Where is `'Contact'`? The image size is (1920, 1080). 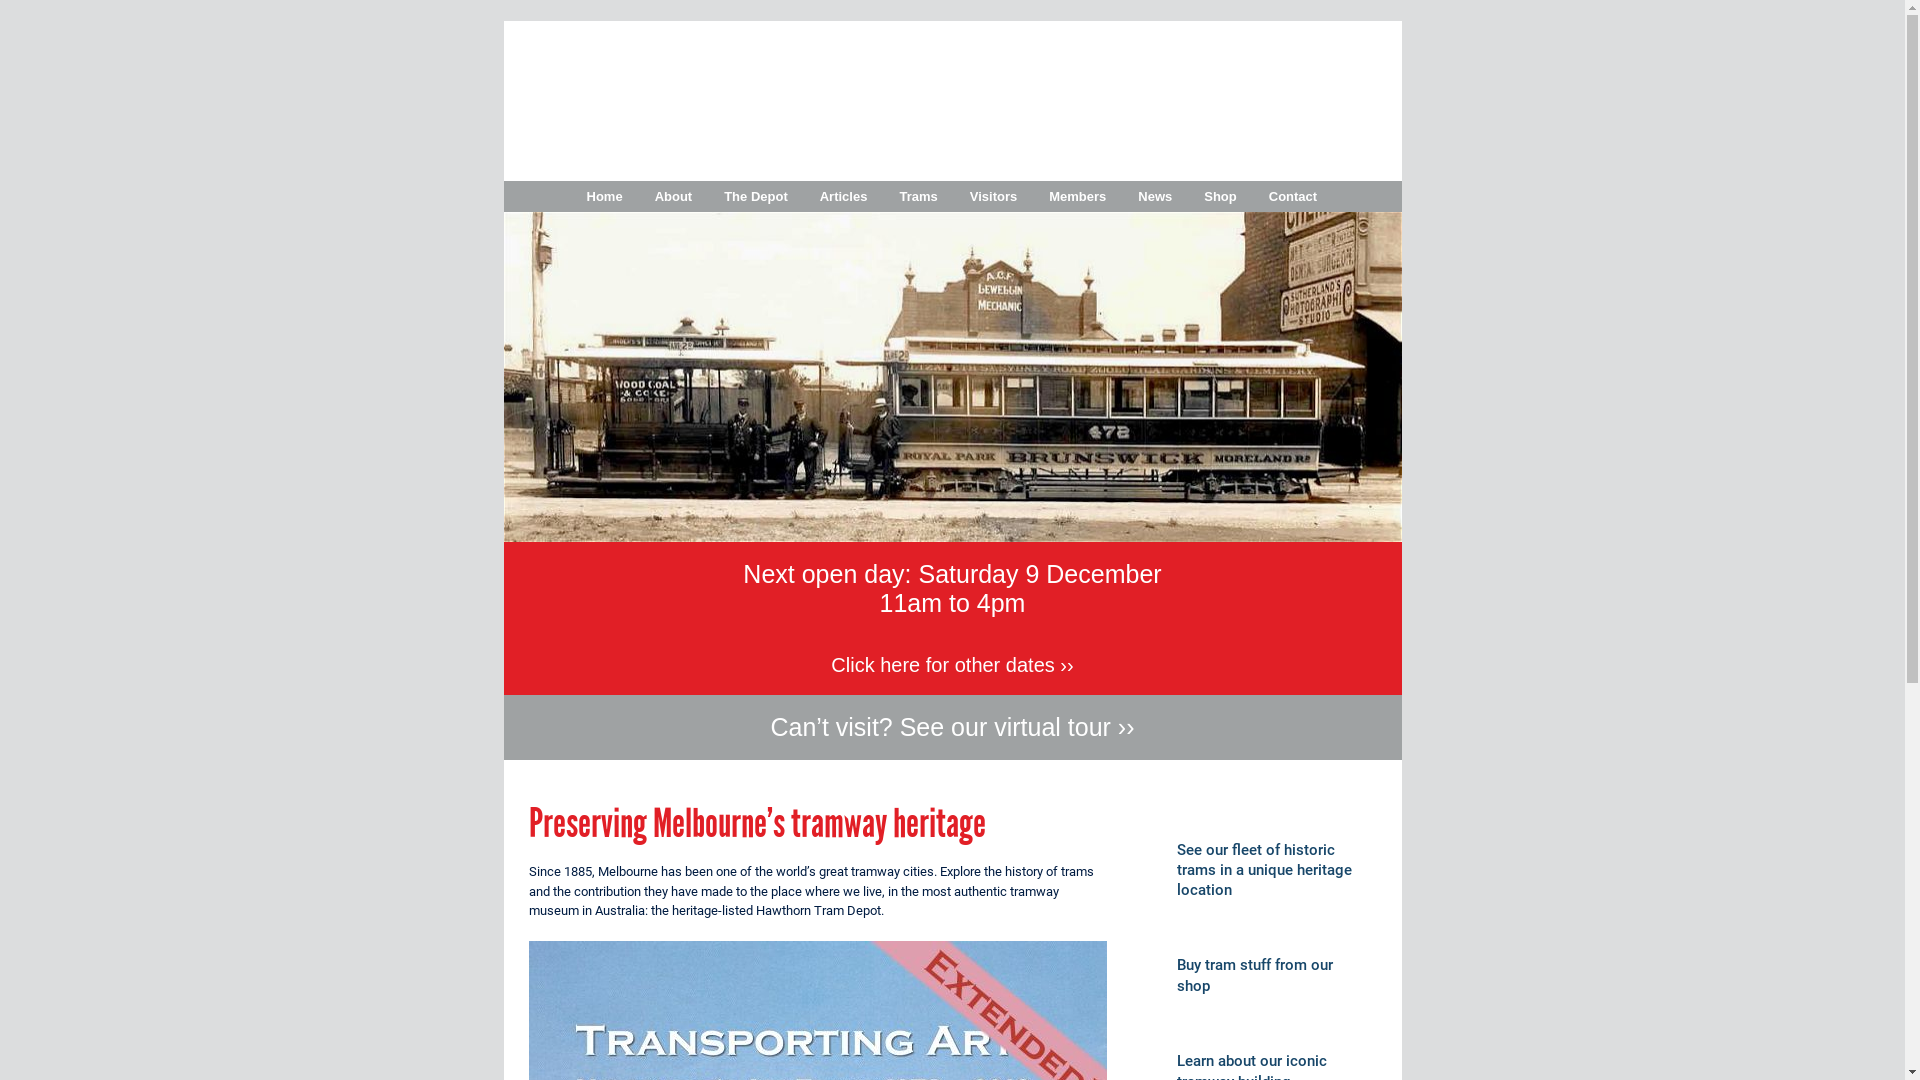 'Contact' is located at coordinates (1292, 196).